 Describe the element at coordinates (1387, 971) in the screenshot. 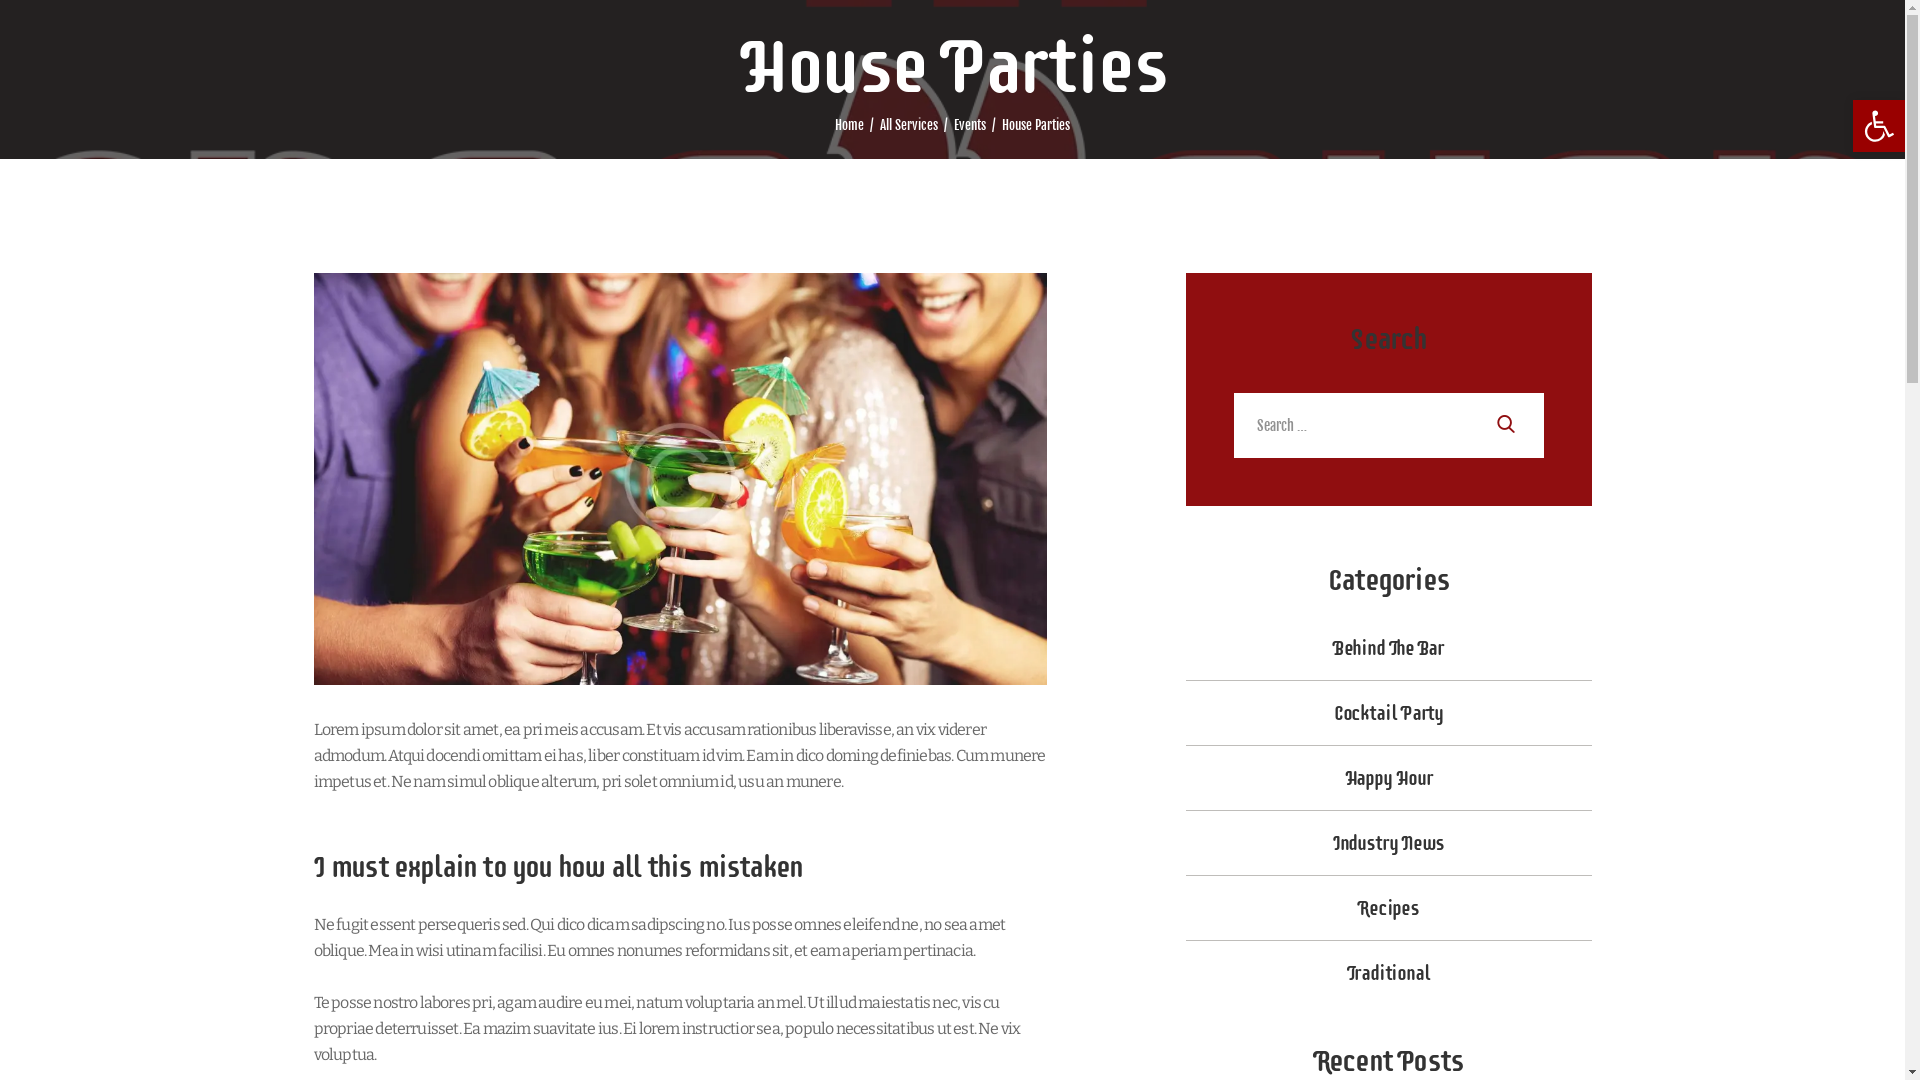

I see `'Traditional'` at that location.